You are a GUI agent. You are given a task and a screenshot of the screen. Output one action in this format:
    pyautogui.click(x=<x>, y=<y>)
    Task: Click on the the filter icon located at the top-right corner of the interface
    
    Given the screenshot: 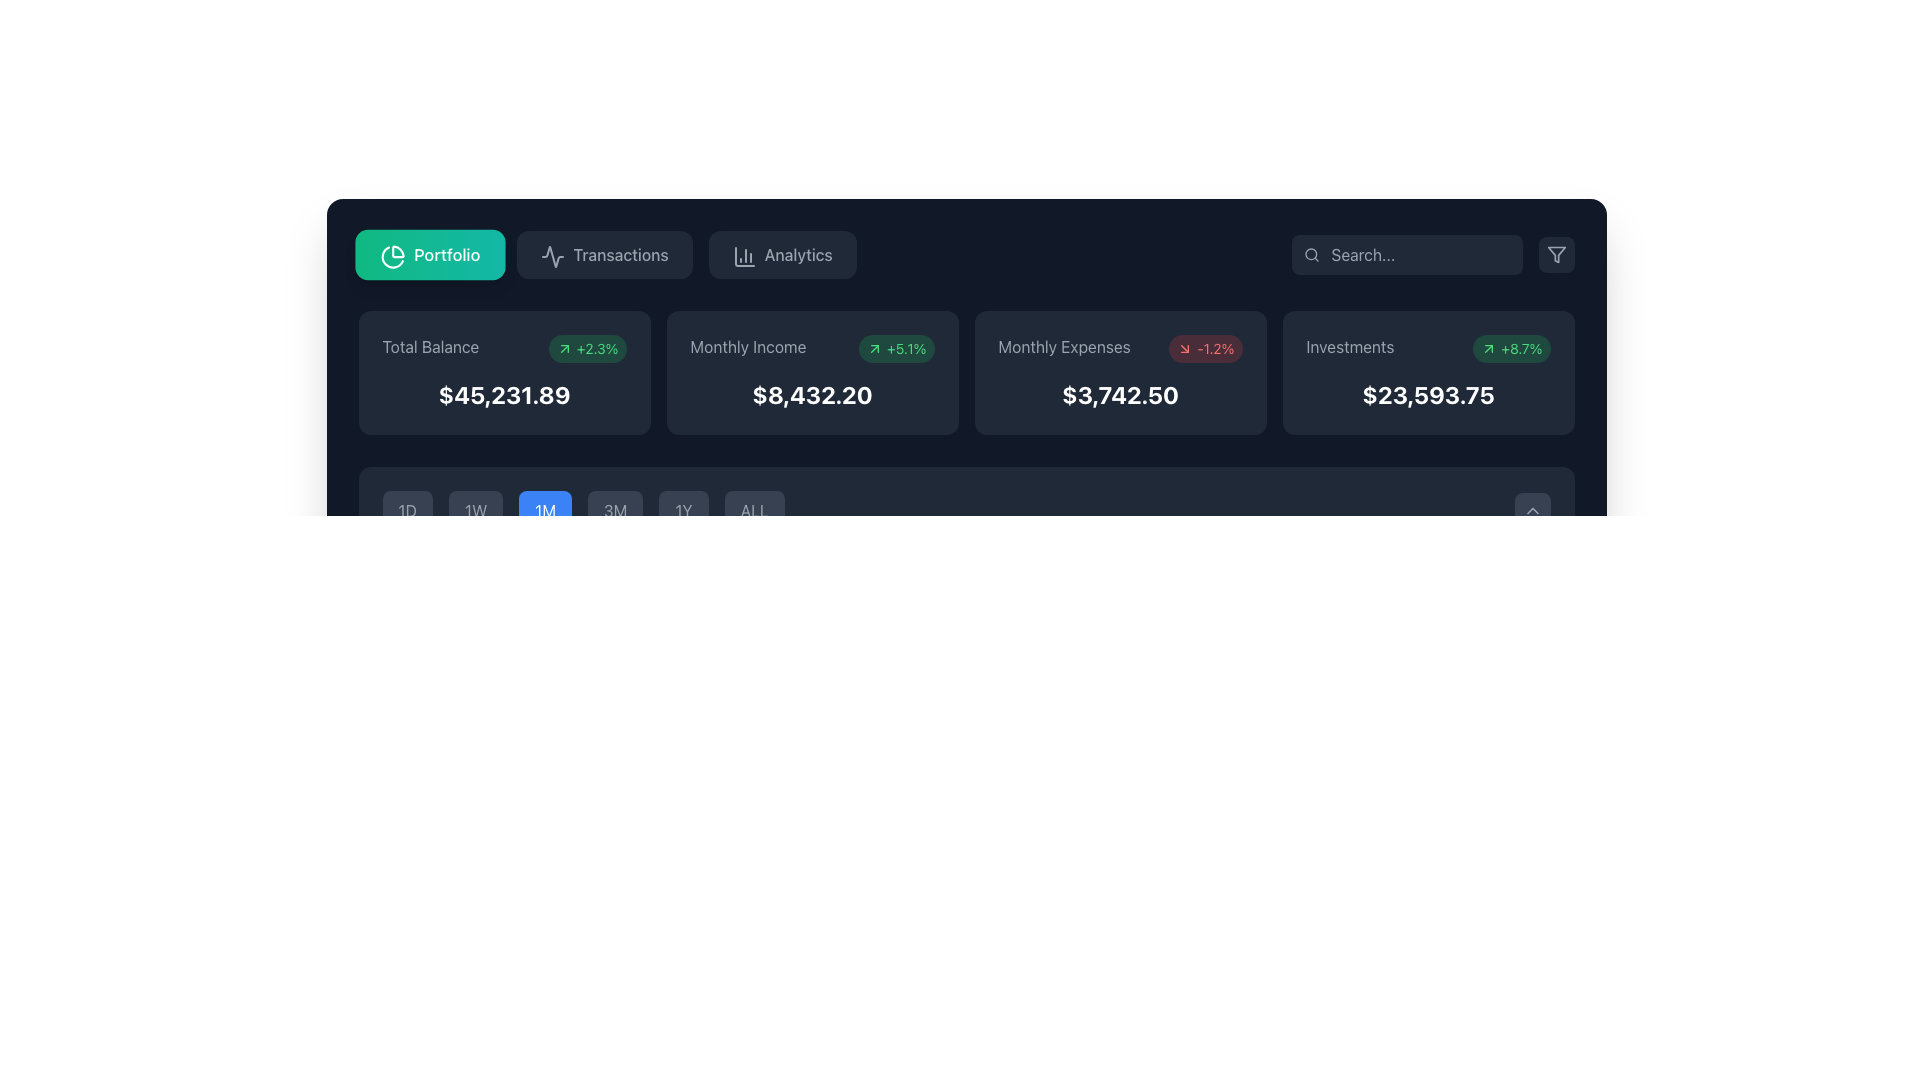 What is the action you would take?
    pyautogui.click(x=1555, y=253)
    